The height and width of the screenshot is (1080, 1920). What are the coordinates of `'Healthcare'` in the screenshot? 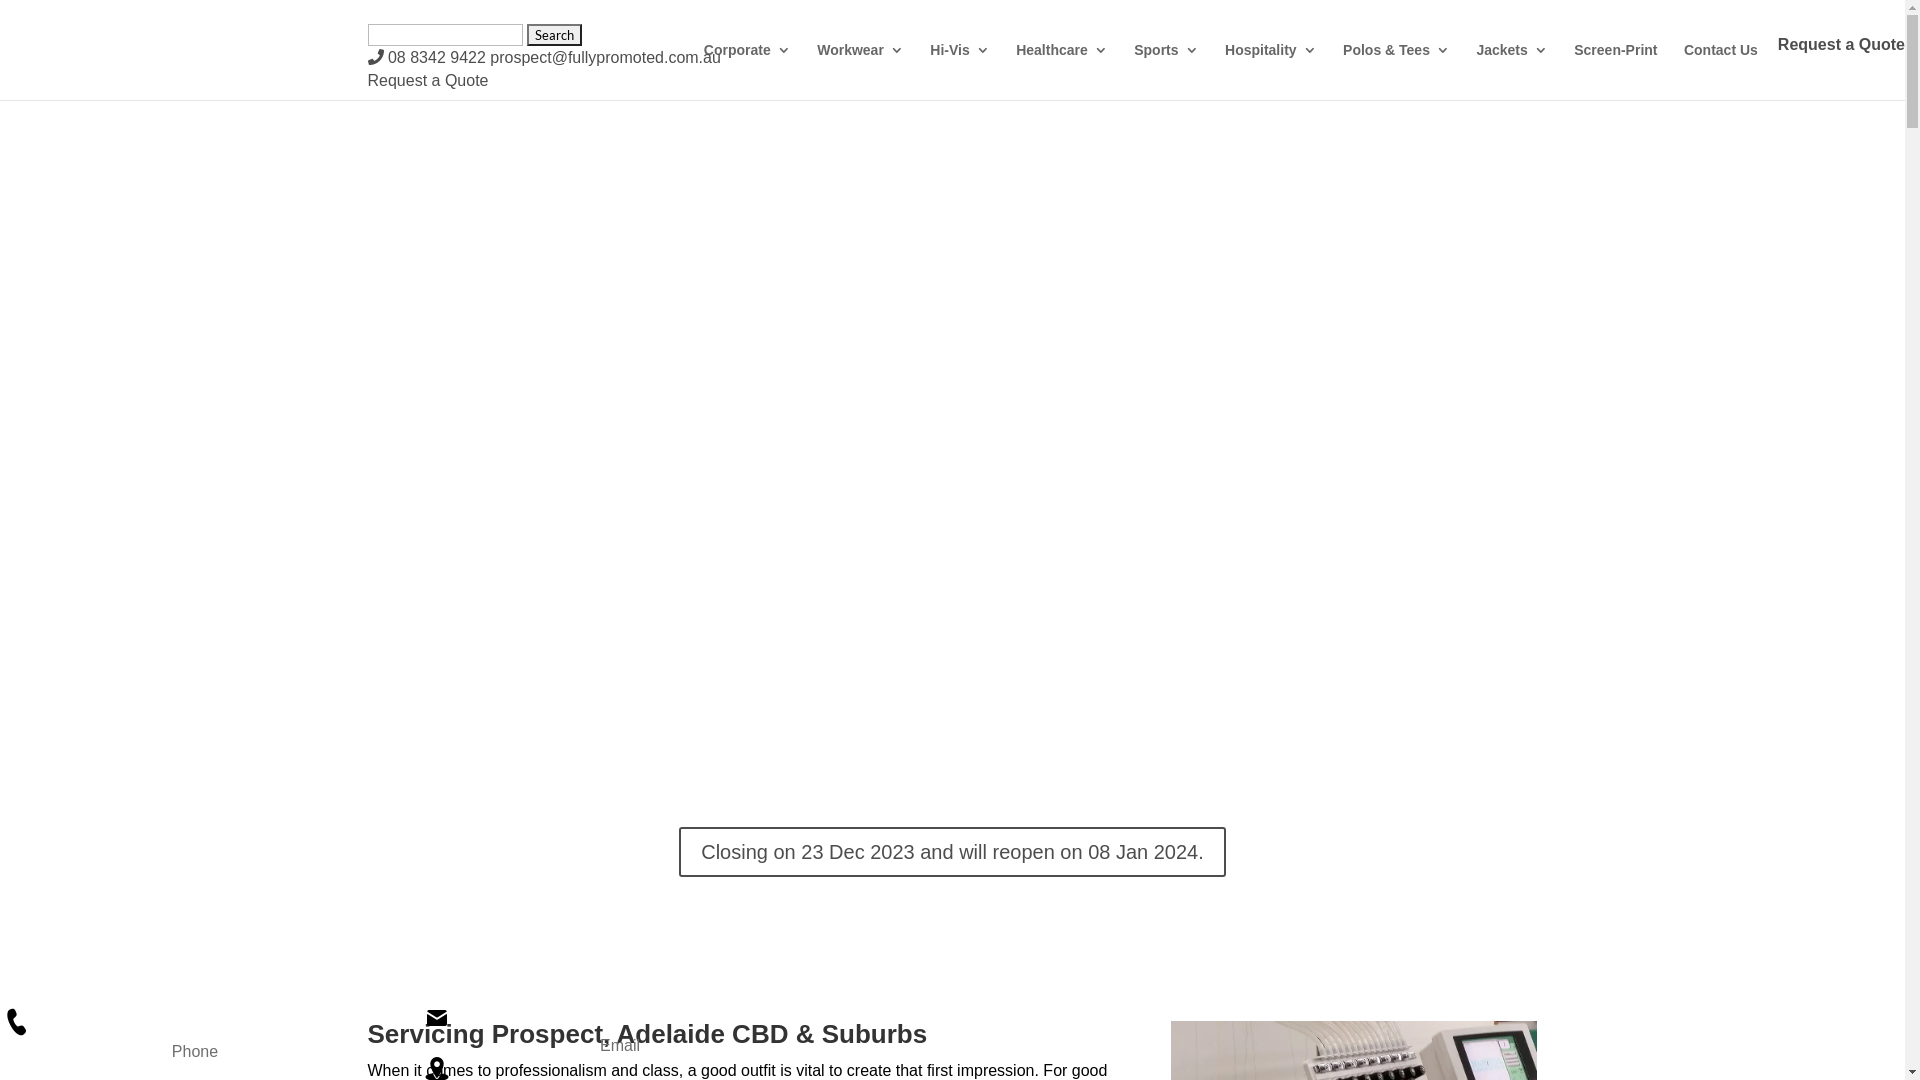 It's located at (1016, 65).